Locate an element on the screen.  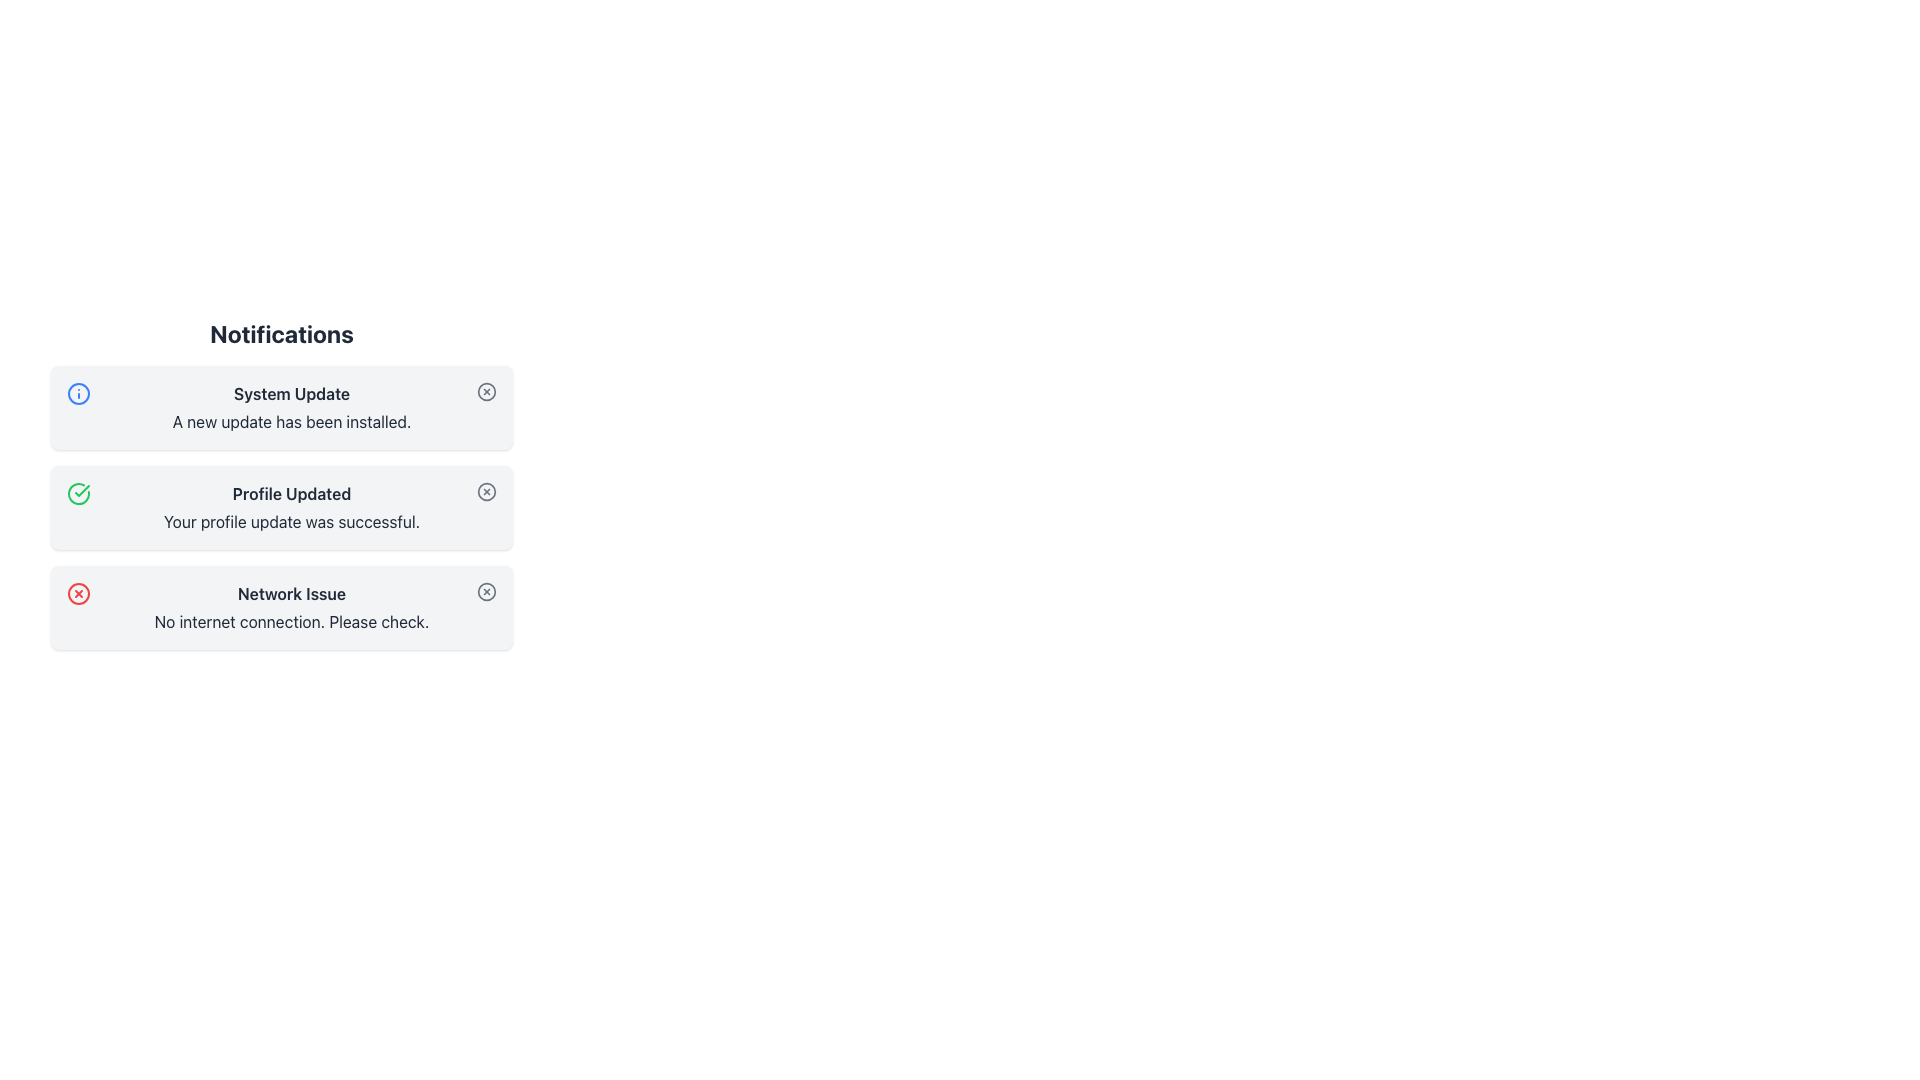
the green circular icon with a checkmark, which is located to the left of the 'Profile Updated' notification is located at coordinates (78, 493).